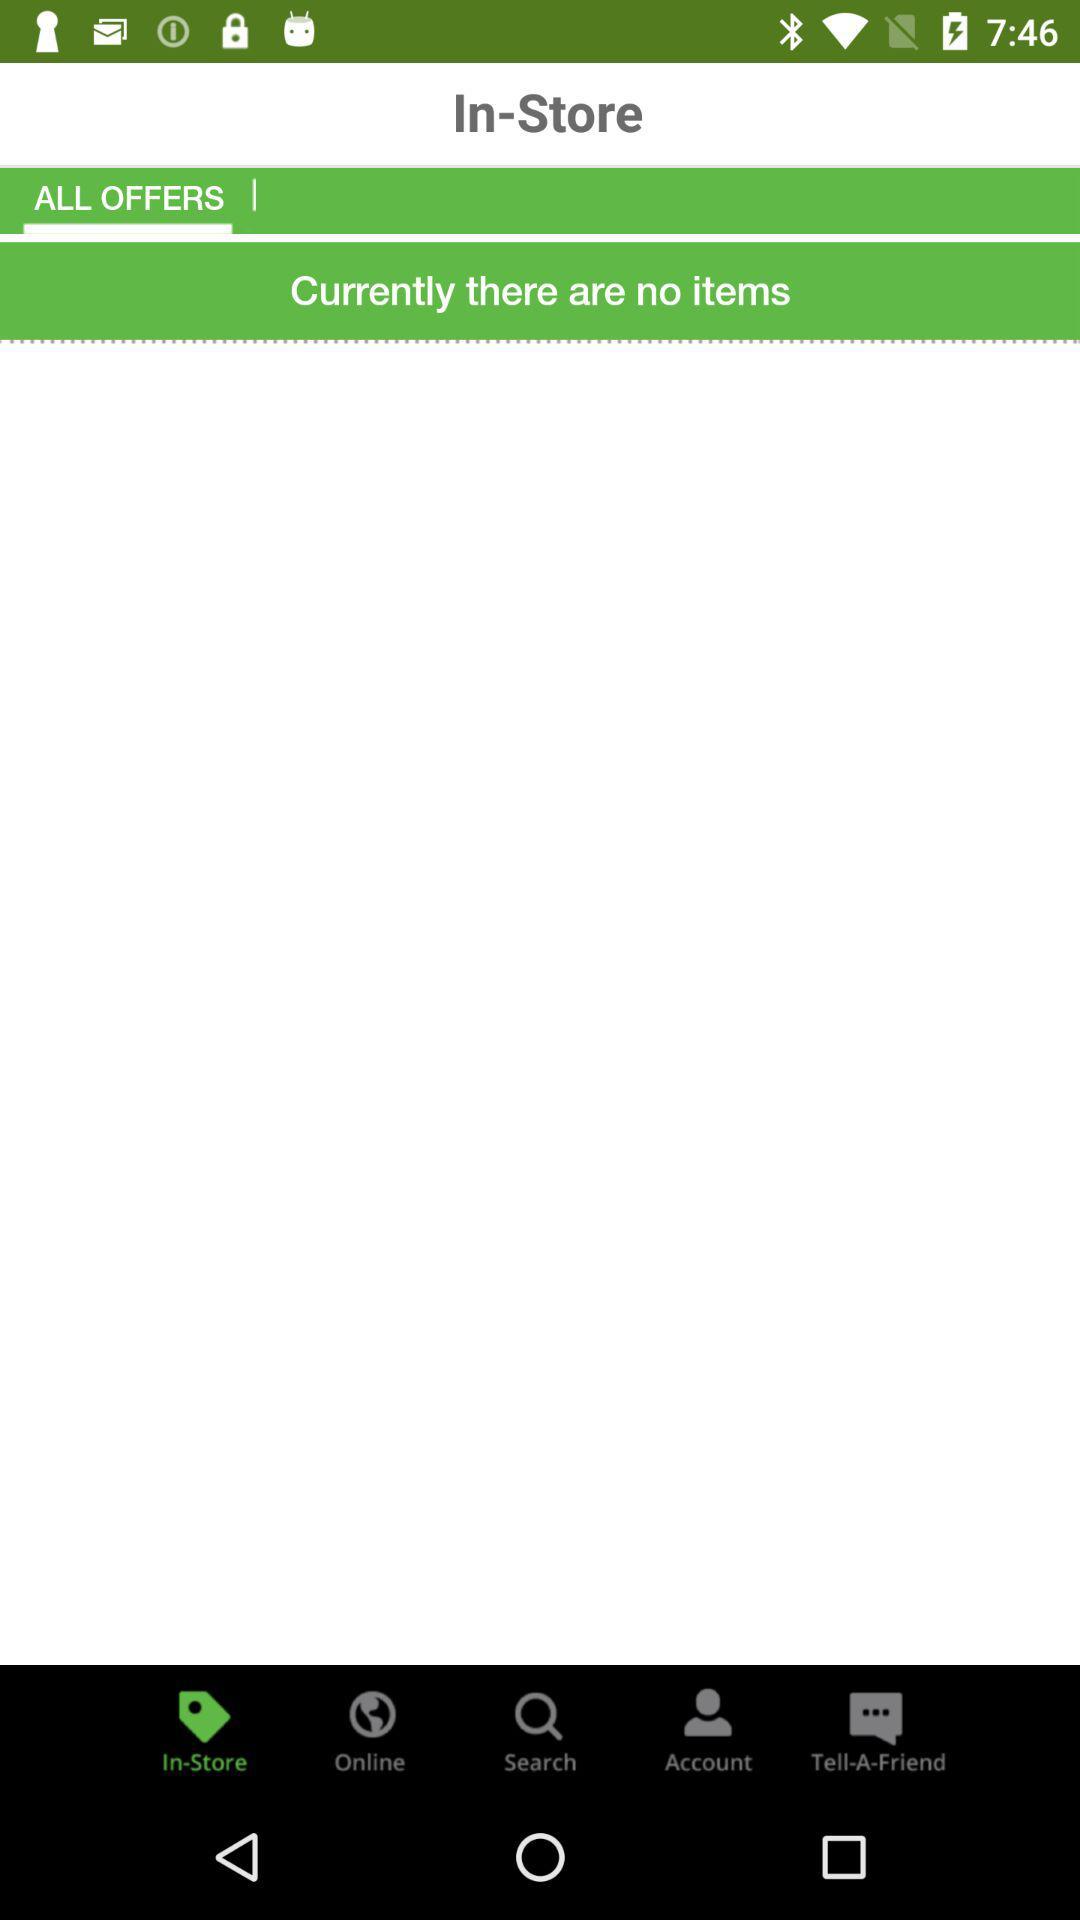  Describe the element at coordinates (371, 1728) in the screenshot. I see `online deal offers` at that location.